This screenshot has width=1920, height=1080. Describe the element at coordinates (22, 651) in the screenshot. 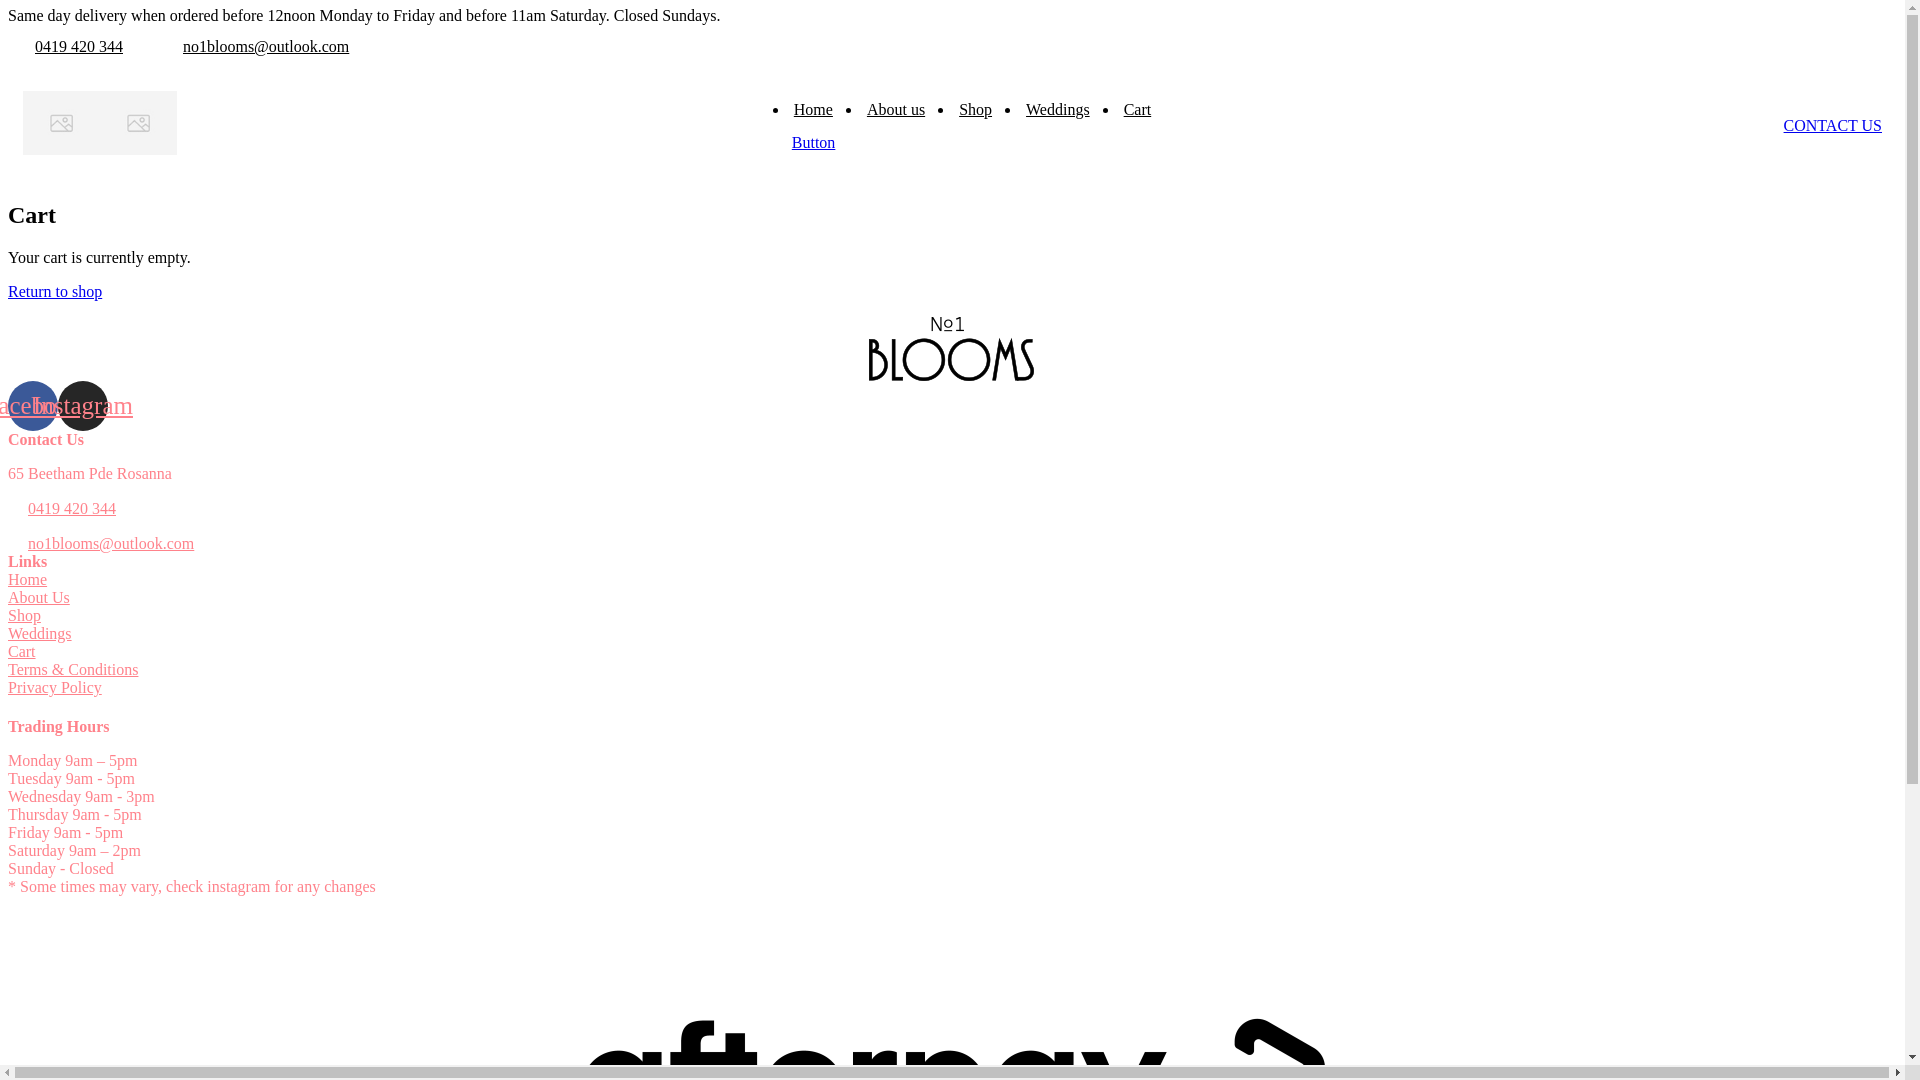

I see `'Cart'` at that location.